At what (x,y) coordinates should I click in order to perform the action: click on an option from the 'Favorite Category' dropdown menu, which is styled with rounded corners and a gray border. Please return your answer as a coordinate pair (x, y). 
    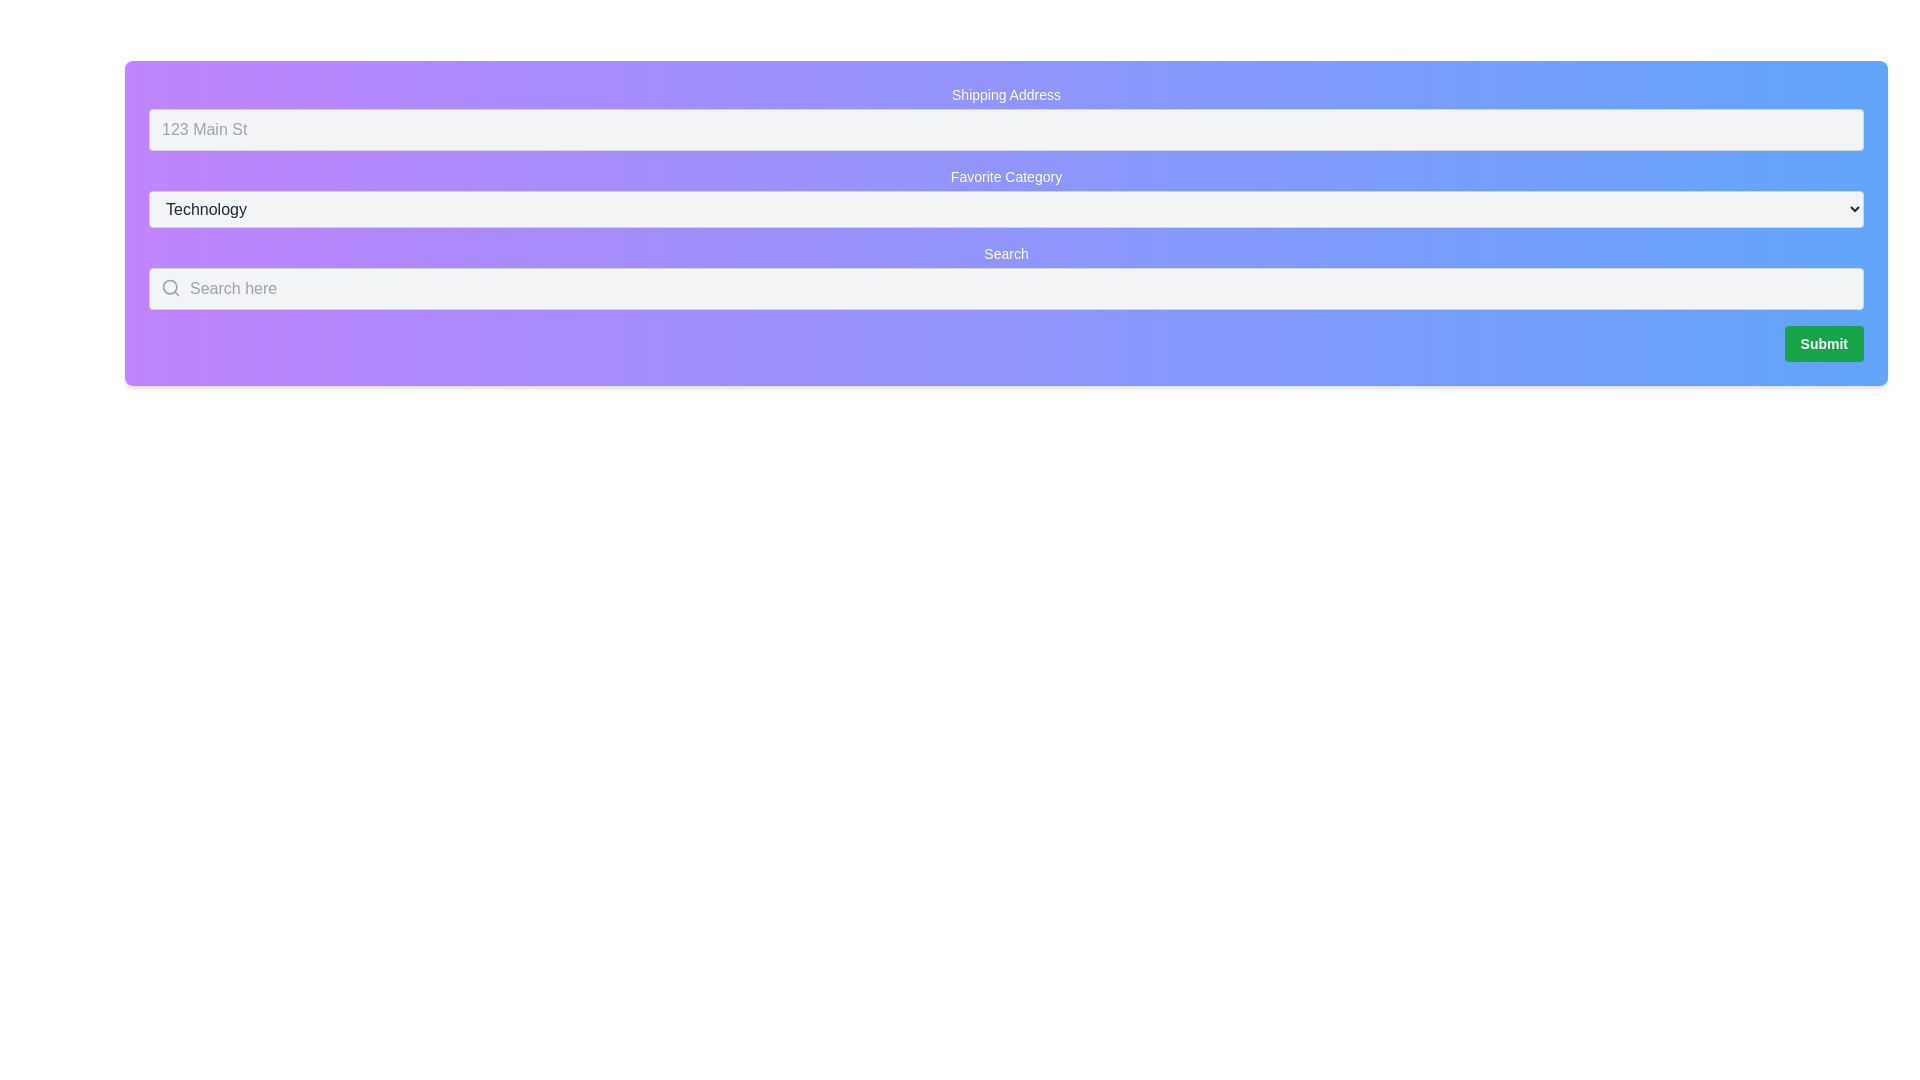
    Looking at the image, I should click on (1006, 209).